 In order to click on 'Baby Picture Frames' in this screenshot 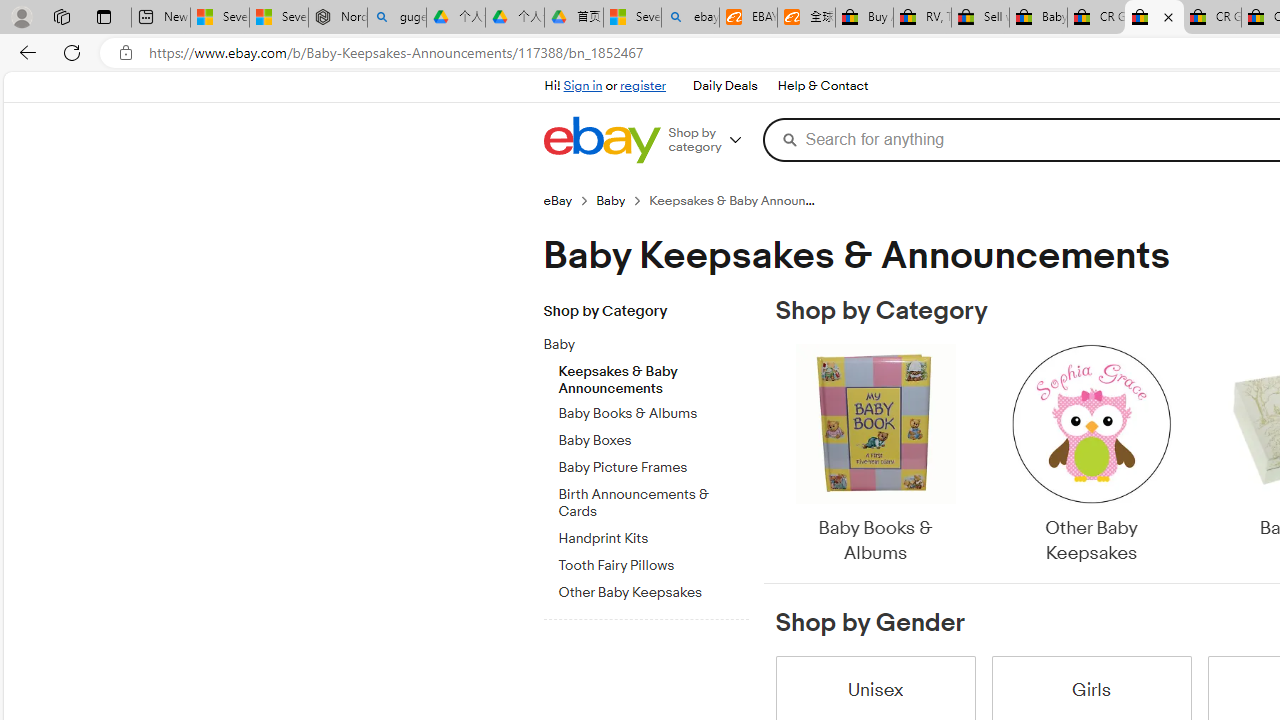, I will do `click(653, 464)`.